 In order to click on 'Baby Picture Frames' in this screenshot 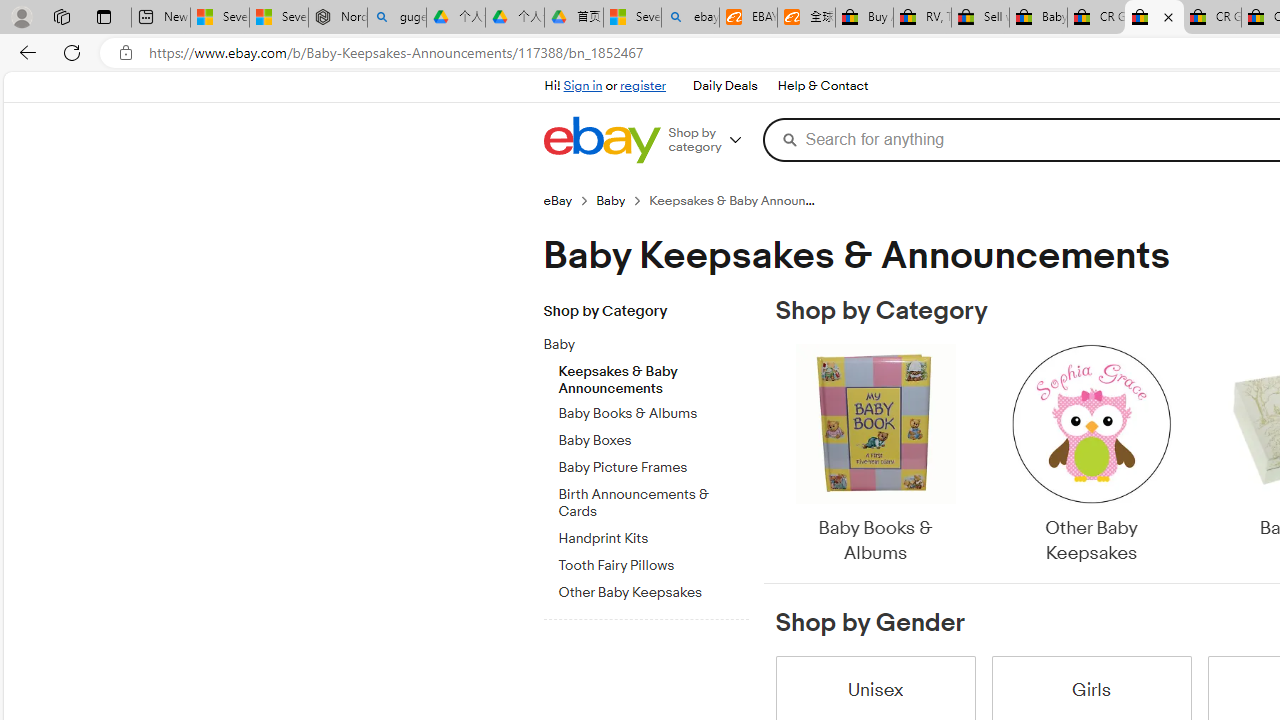, I will do `click(653, 464)`.